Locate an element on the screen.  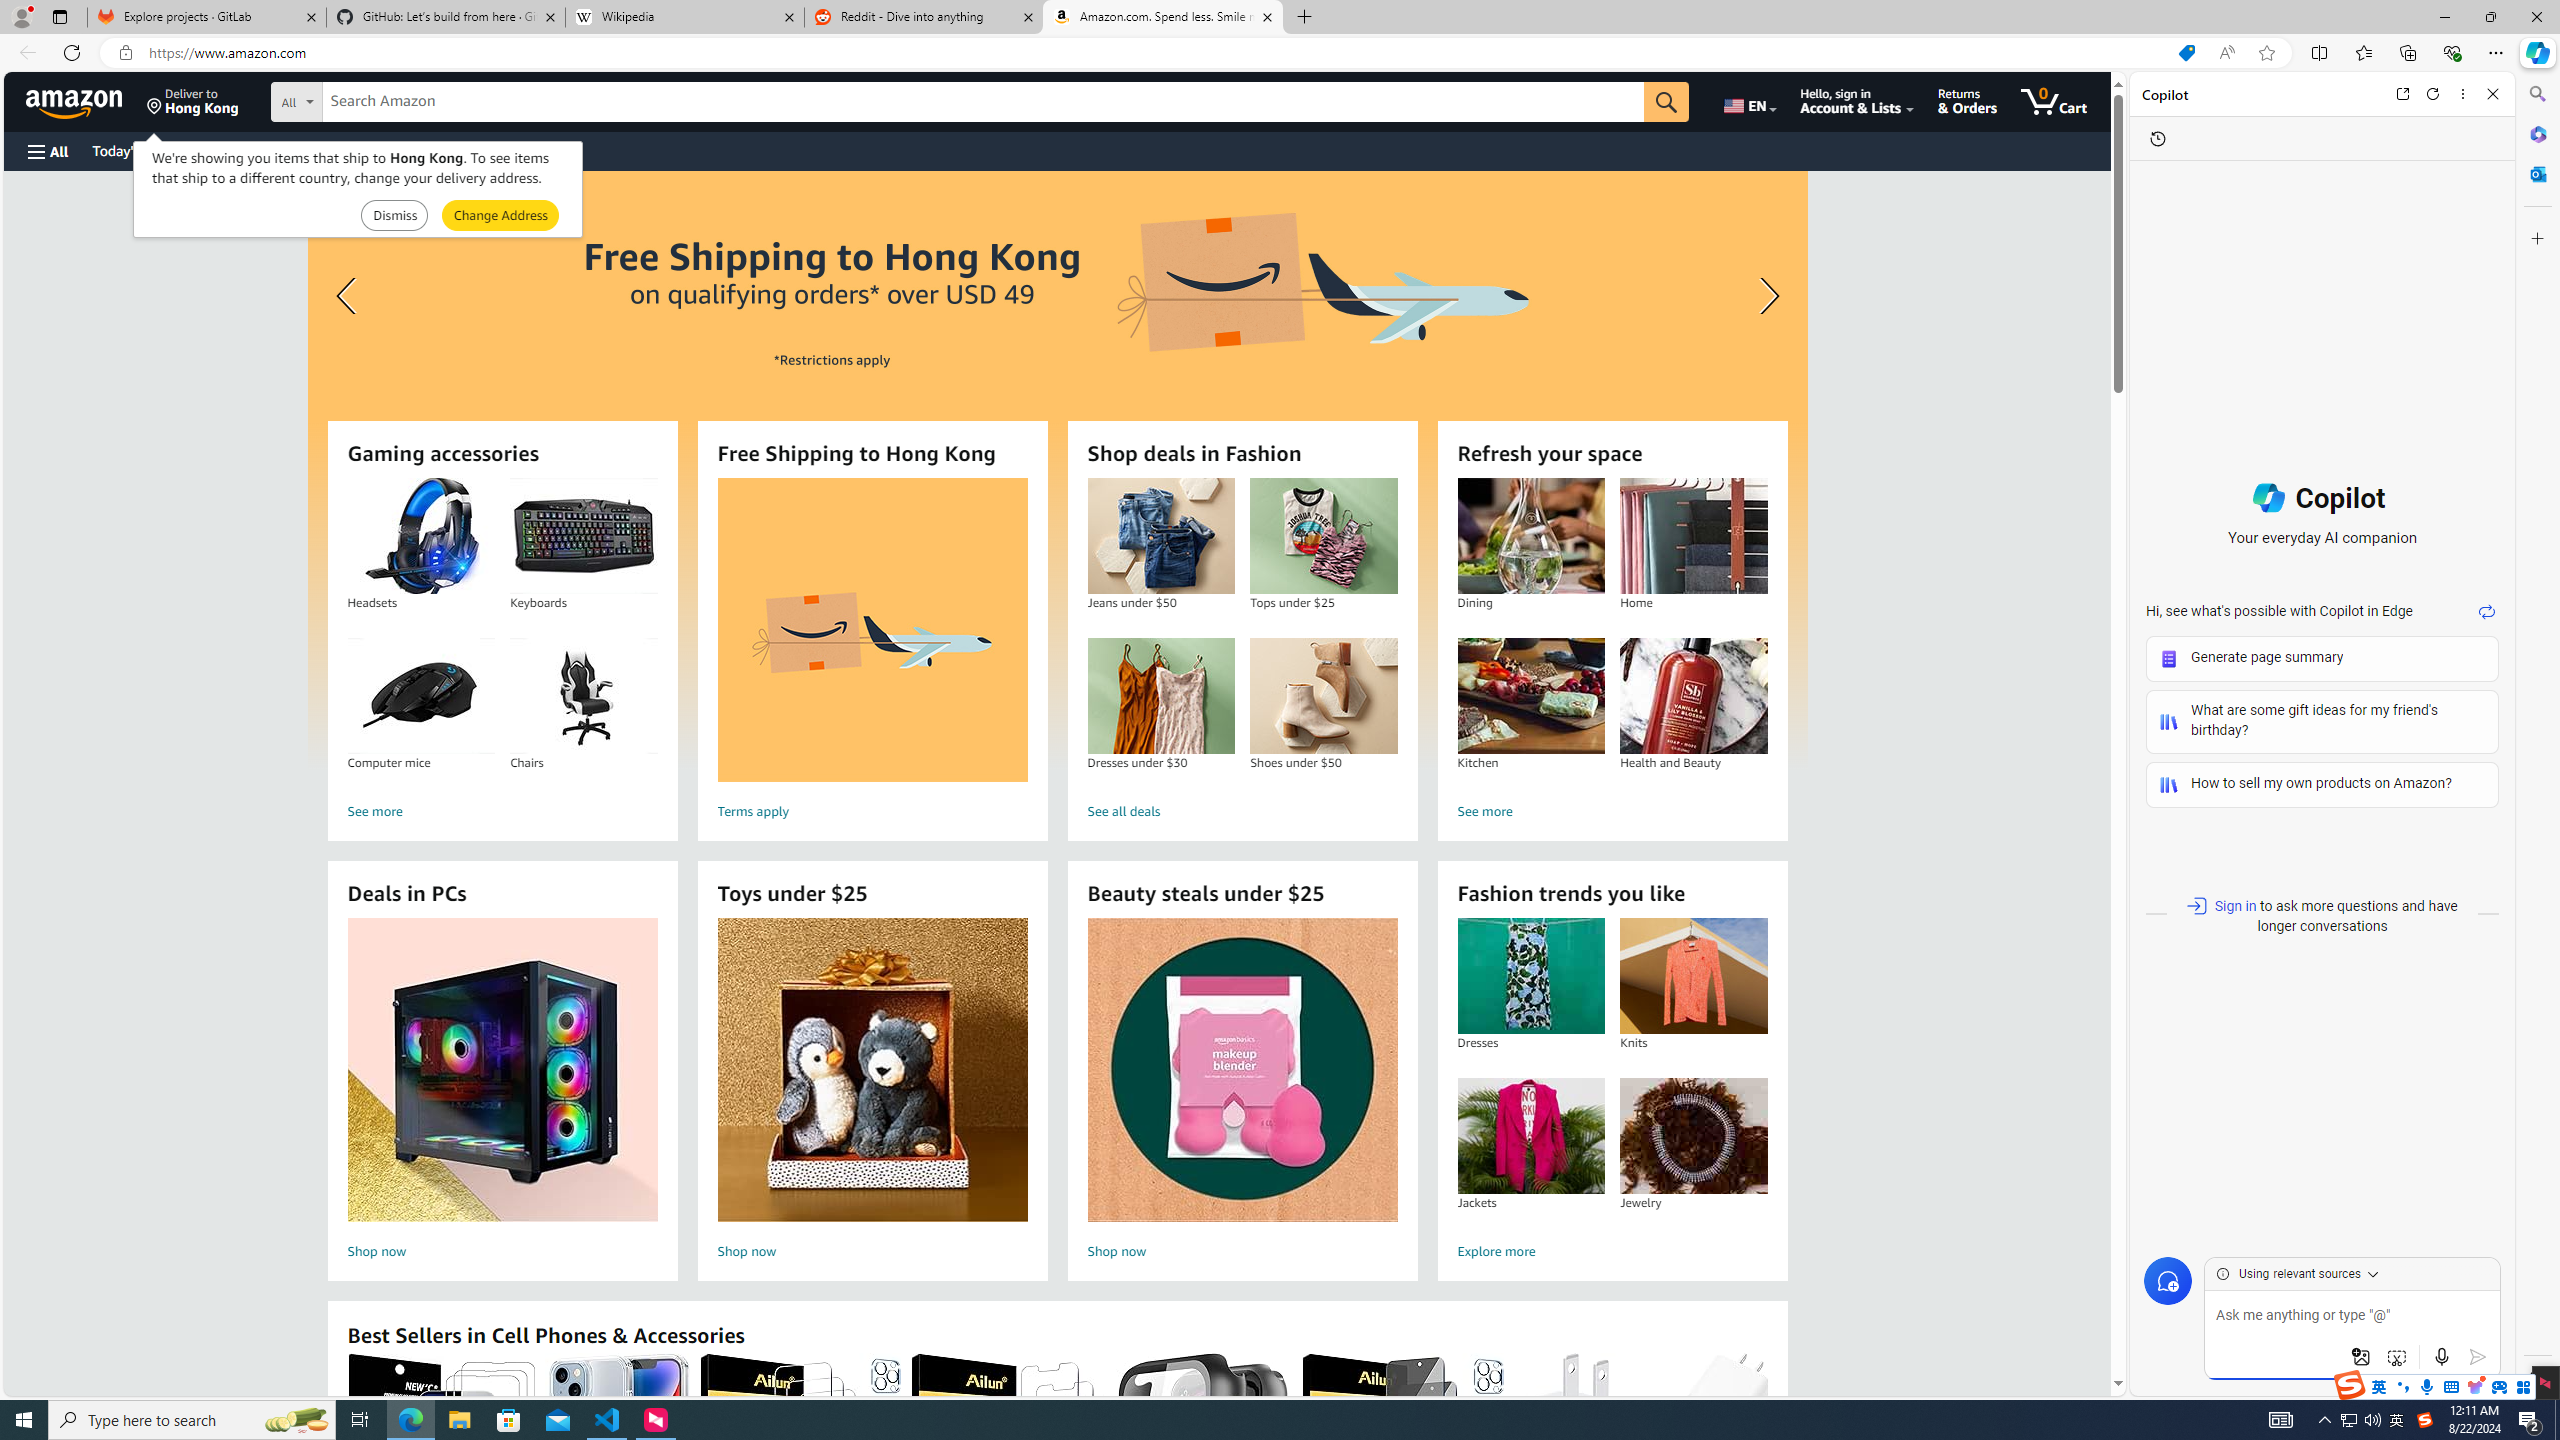
'Knits' is located at coordinates (1692, 976).